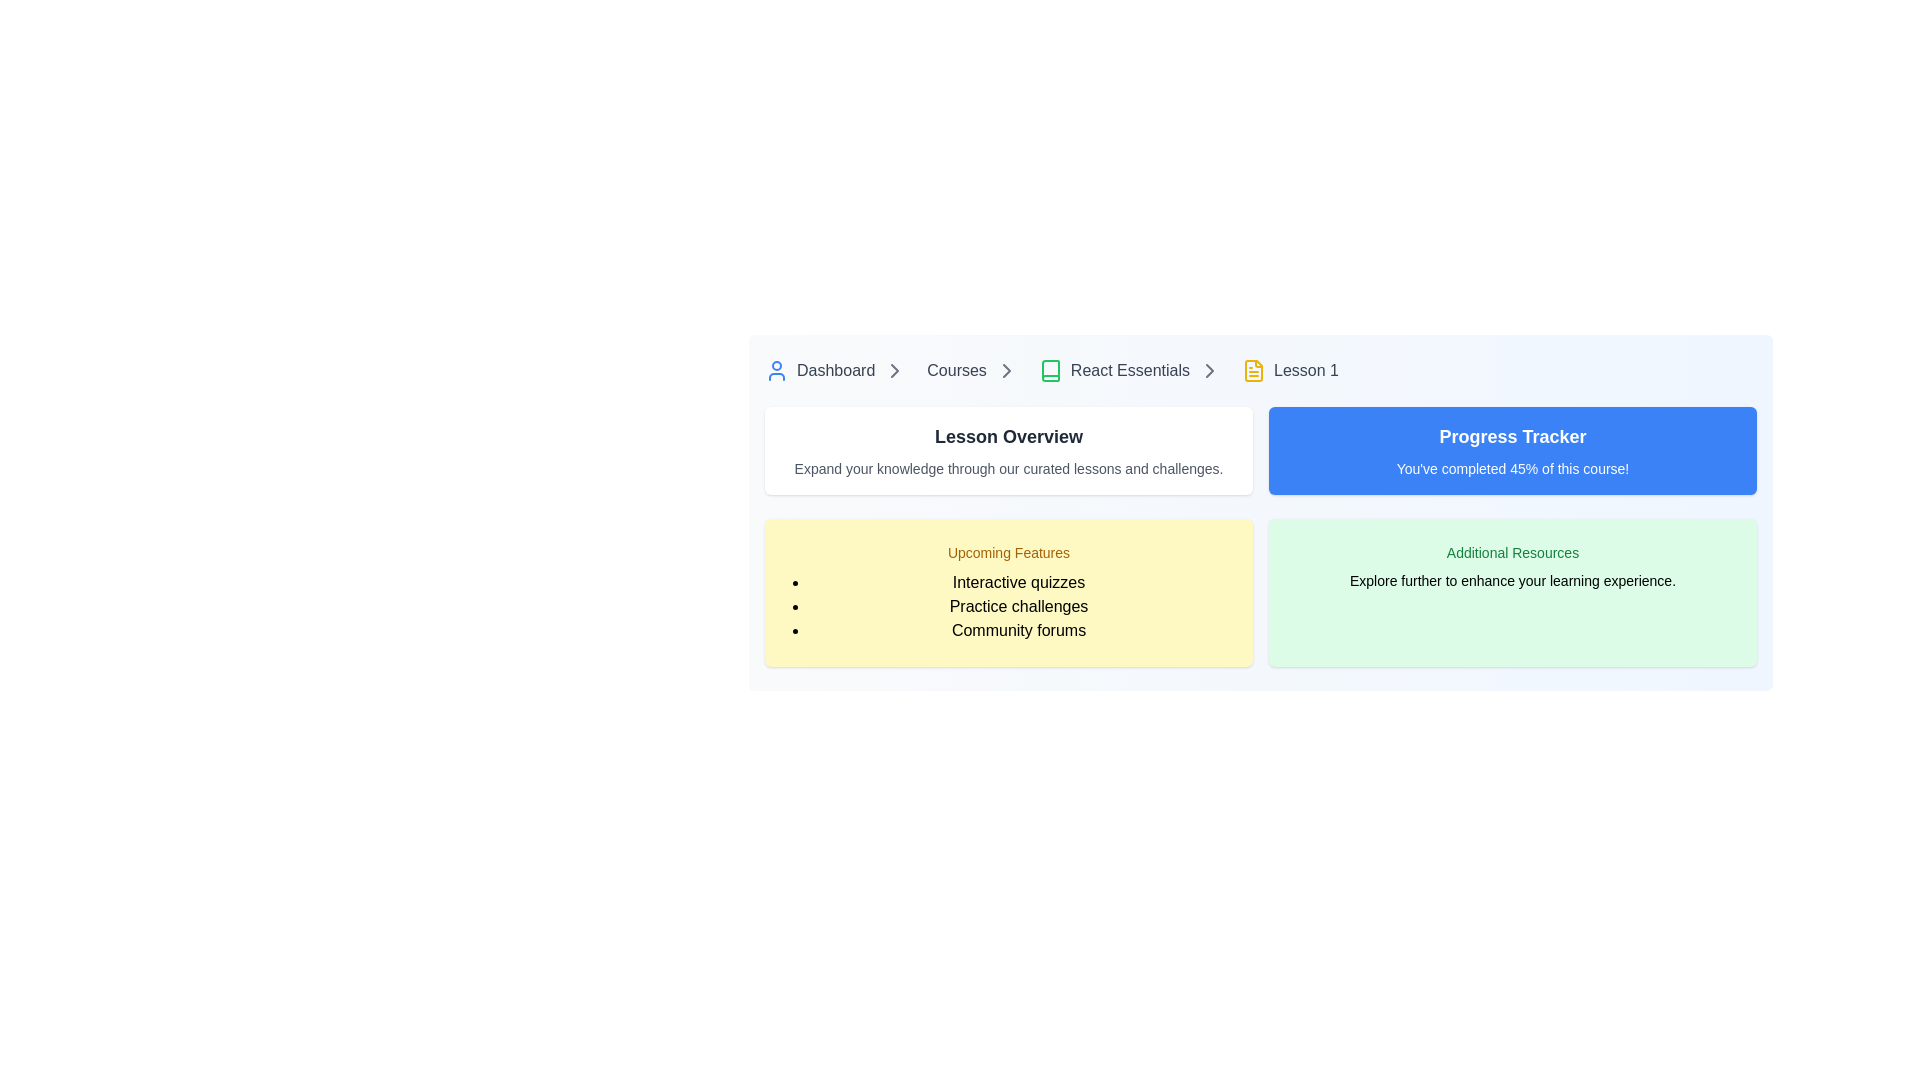  What do you see at coordinates (1512, 552) in the screenshot?
I see `the text label displaying 'Additional Resources', which is styled with a green font and bold characters, located in the bottom right section of the layout under the 'Progress Tracker' card` at bounding box center [1512, 552].